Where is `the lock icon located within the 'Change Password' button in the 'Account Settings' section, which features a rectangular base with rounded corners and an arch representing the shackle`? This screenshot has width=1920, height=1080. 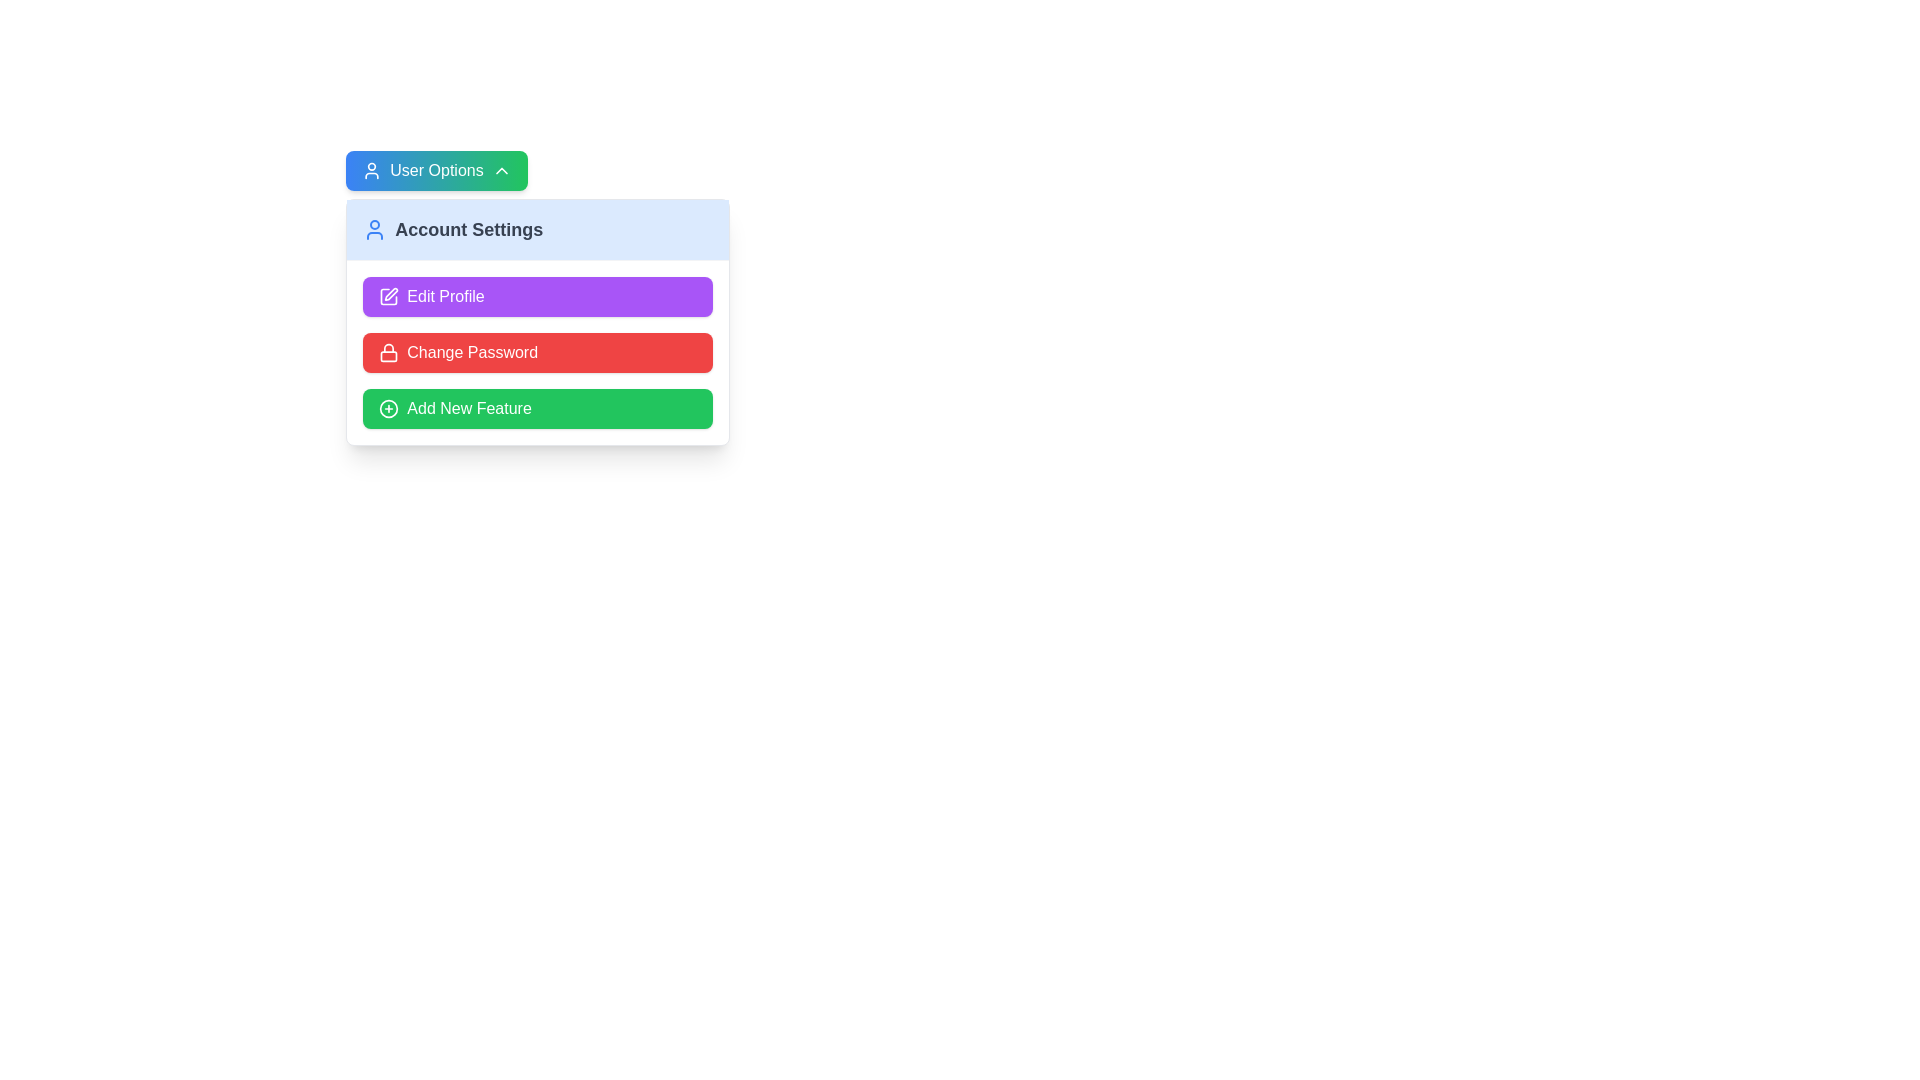
the lock icon located within the 'Change Password' button in the 'Account Settings' section, which features a rectangular base with rounded corners and an arch representing the shackle is located at coordinates (389, 352).